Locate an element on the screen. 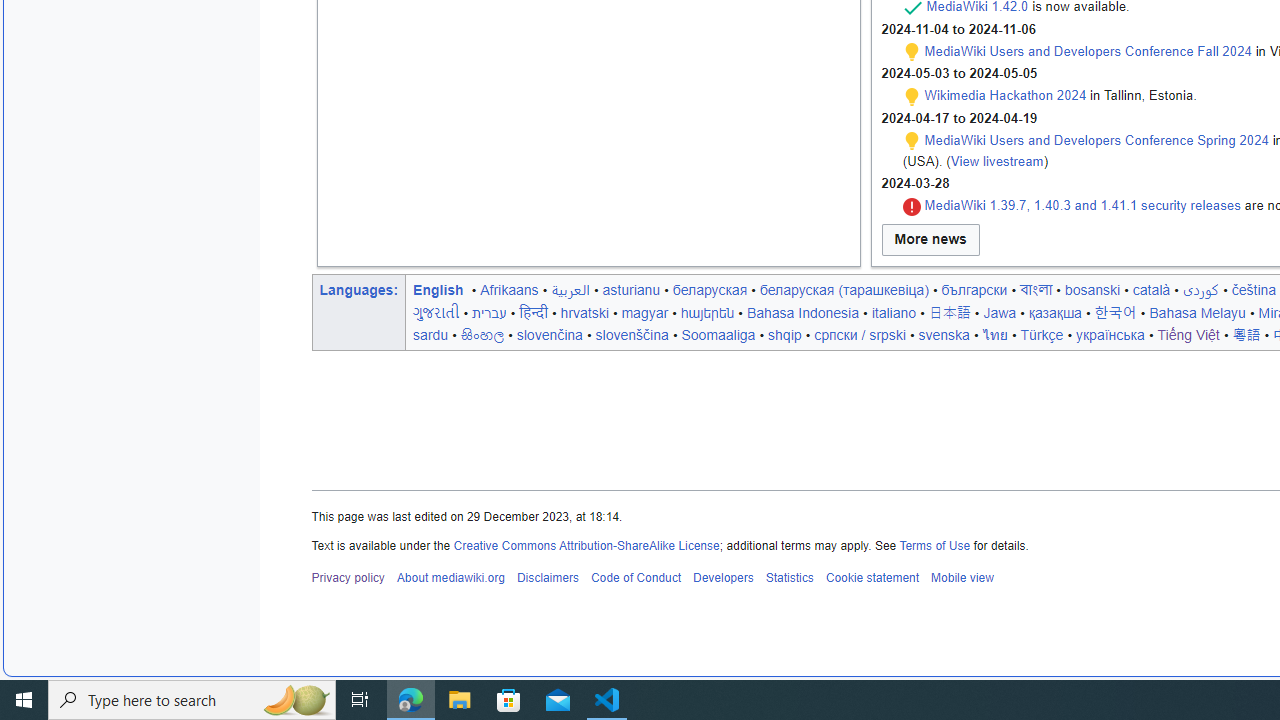 This screenshot has width=1280, height=720. 'MediaWiki 1.39.7, 1.40.3 and 1.41.1 security releases' is located at coordinates (1081, 205).